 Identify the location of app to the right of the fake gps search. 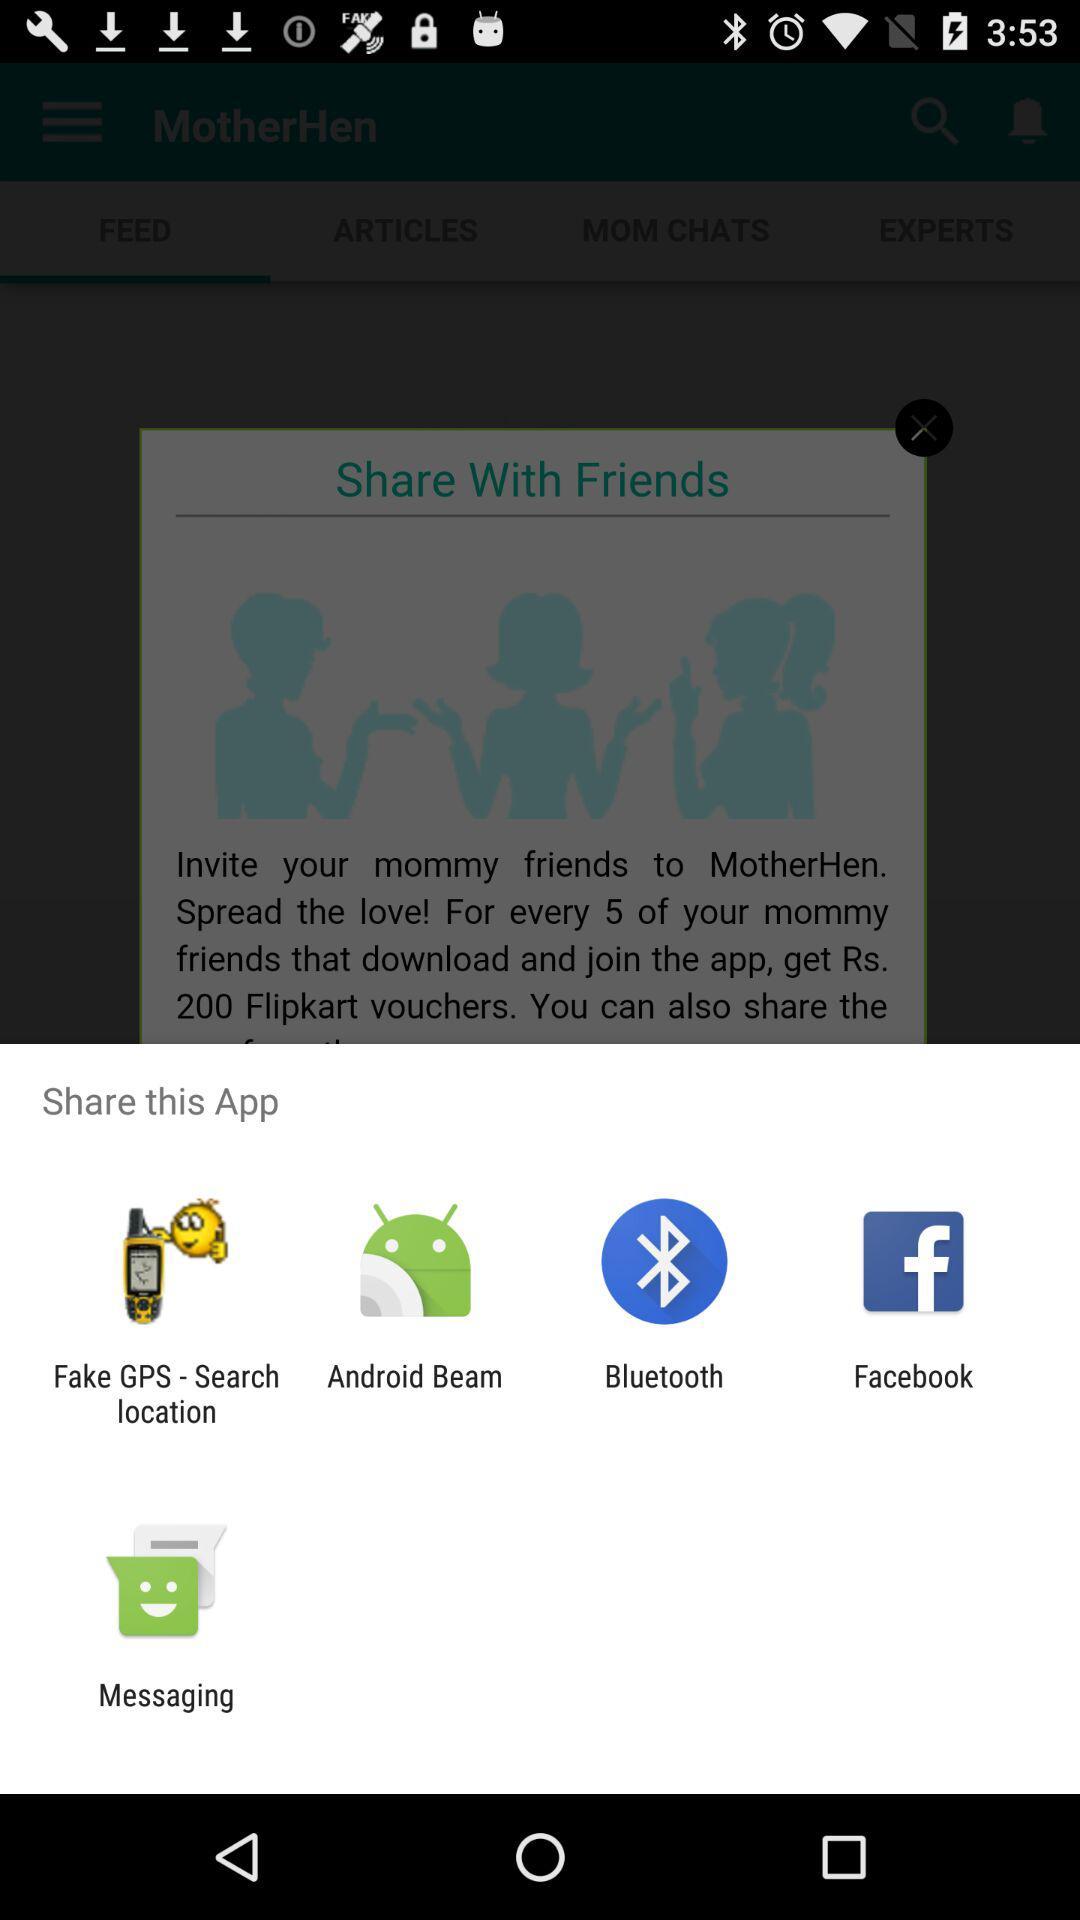
(414, 1392).